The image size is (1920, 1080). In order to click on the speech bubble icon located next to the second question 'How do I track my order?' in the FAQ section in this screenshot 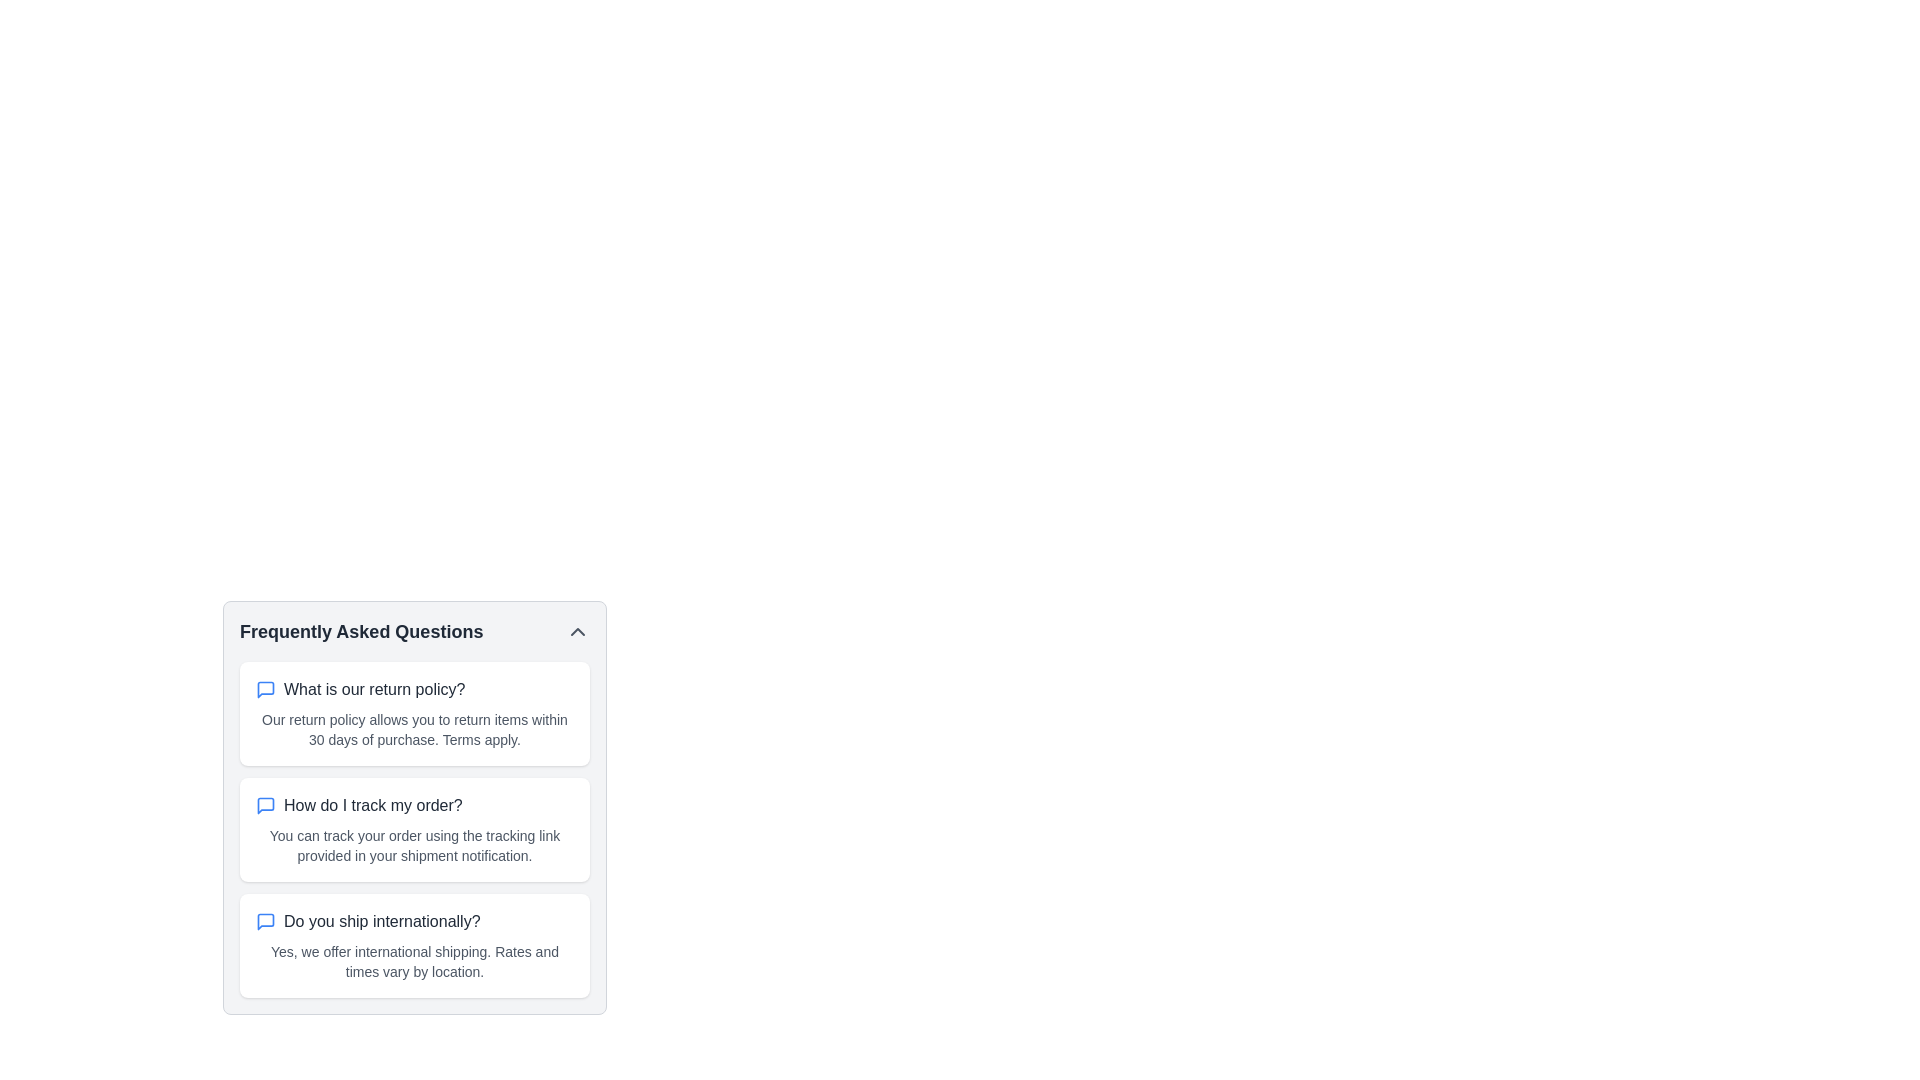, I will do `click(264, 689)`.